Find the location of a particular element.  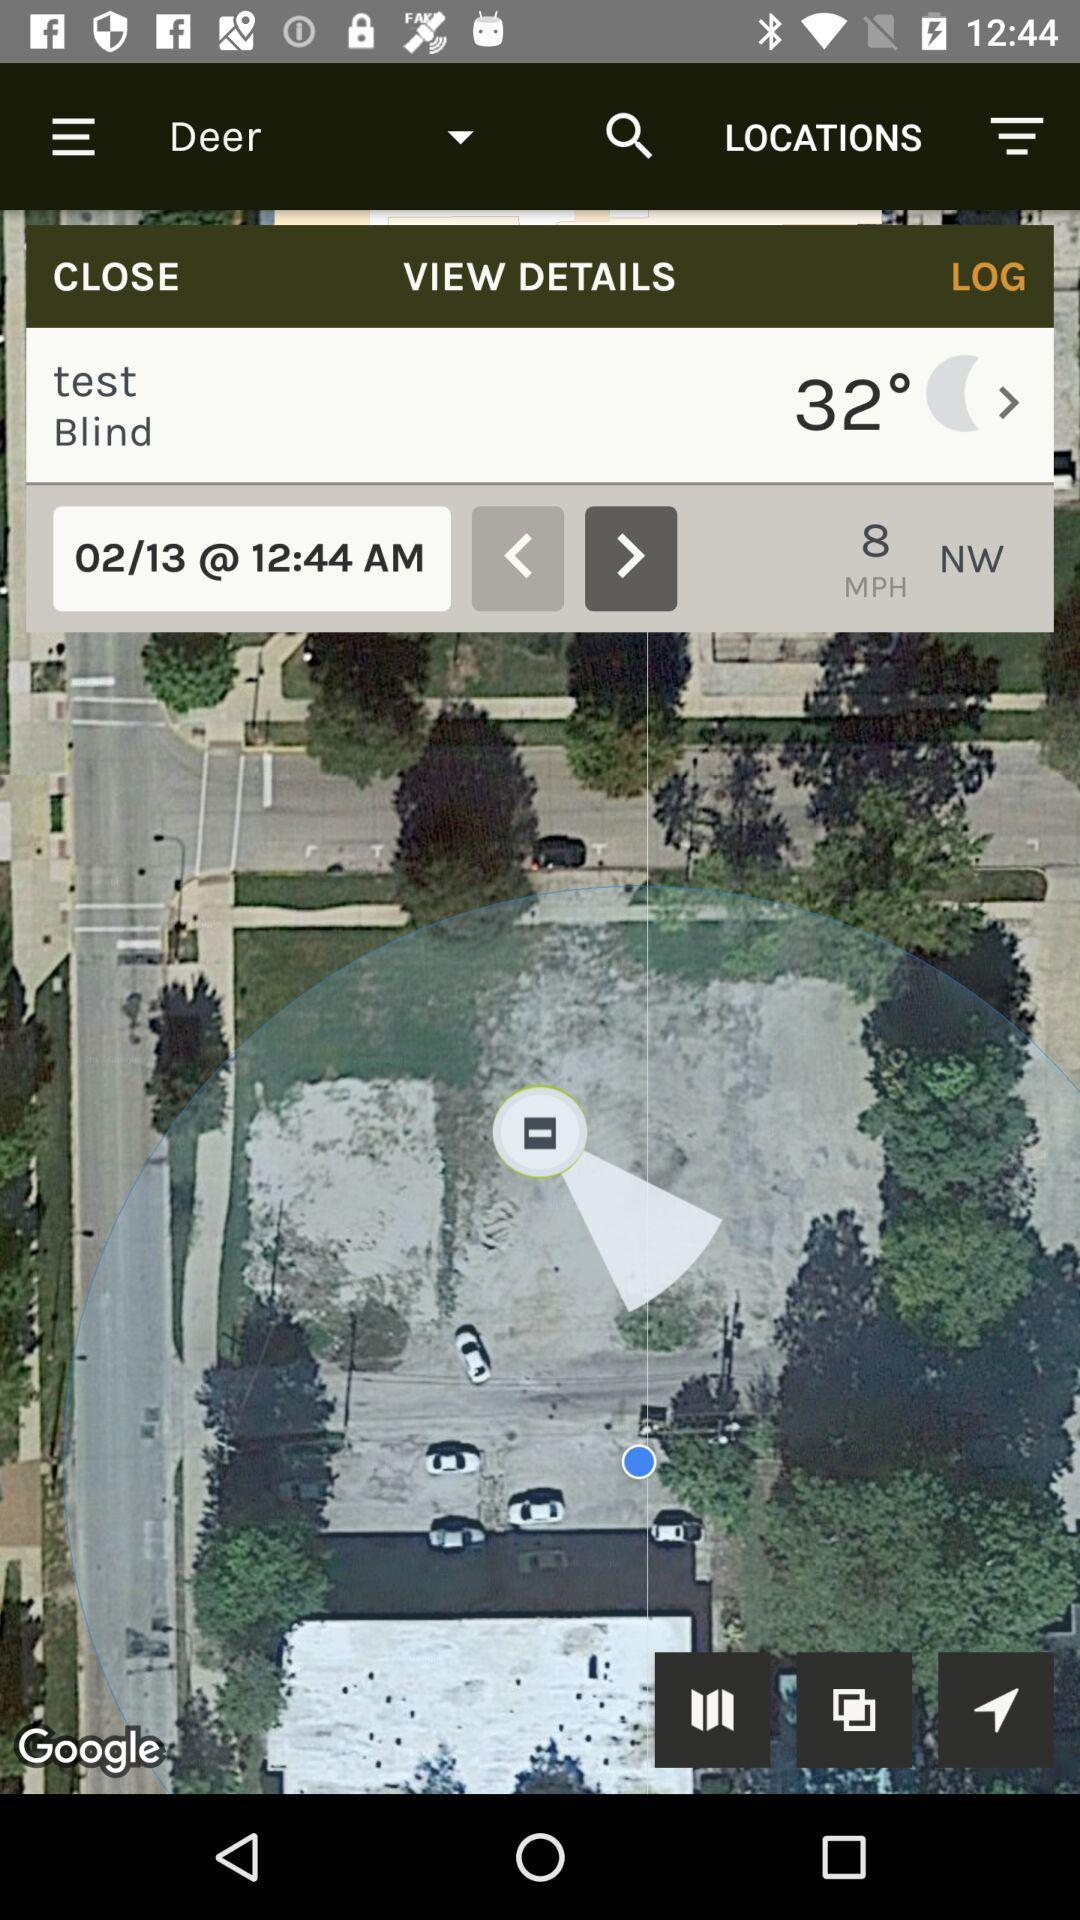

symbol is located at coordinates (711, 1708).